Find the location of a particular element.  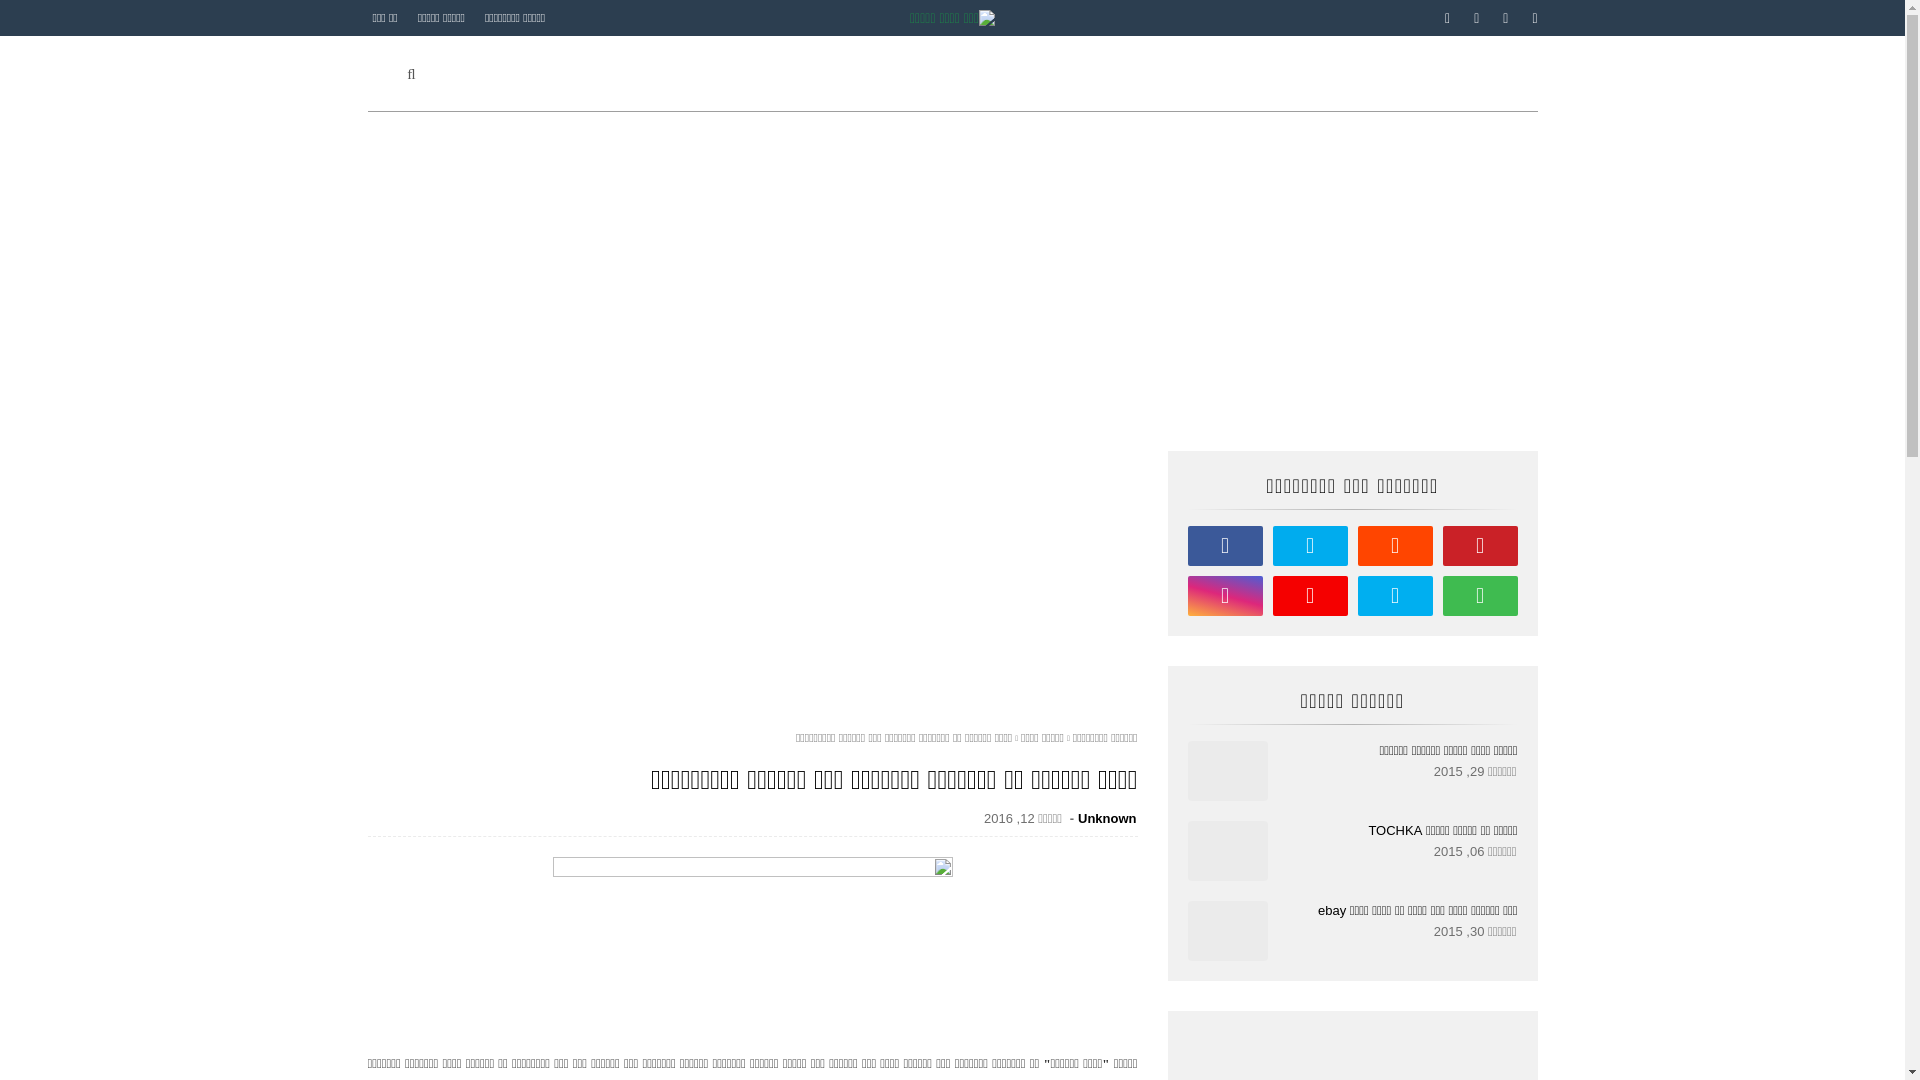

'pinterest' is located at coordinates (1479, 546).